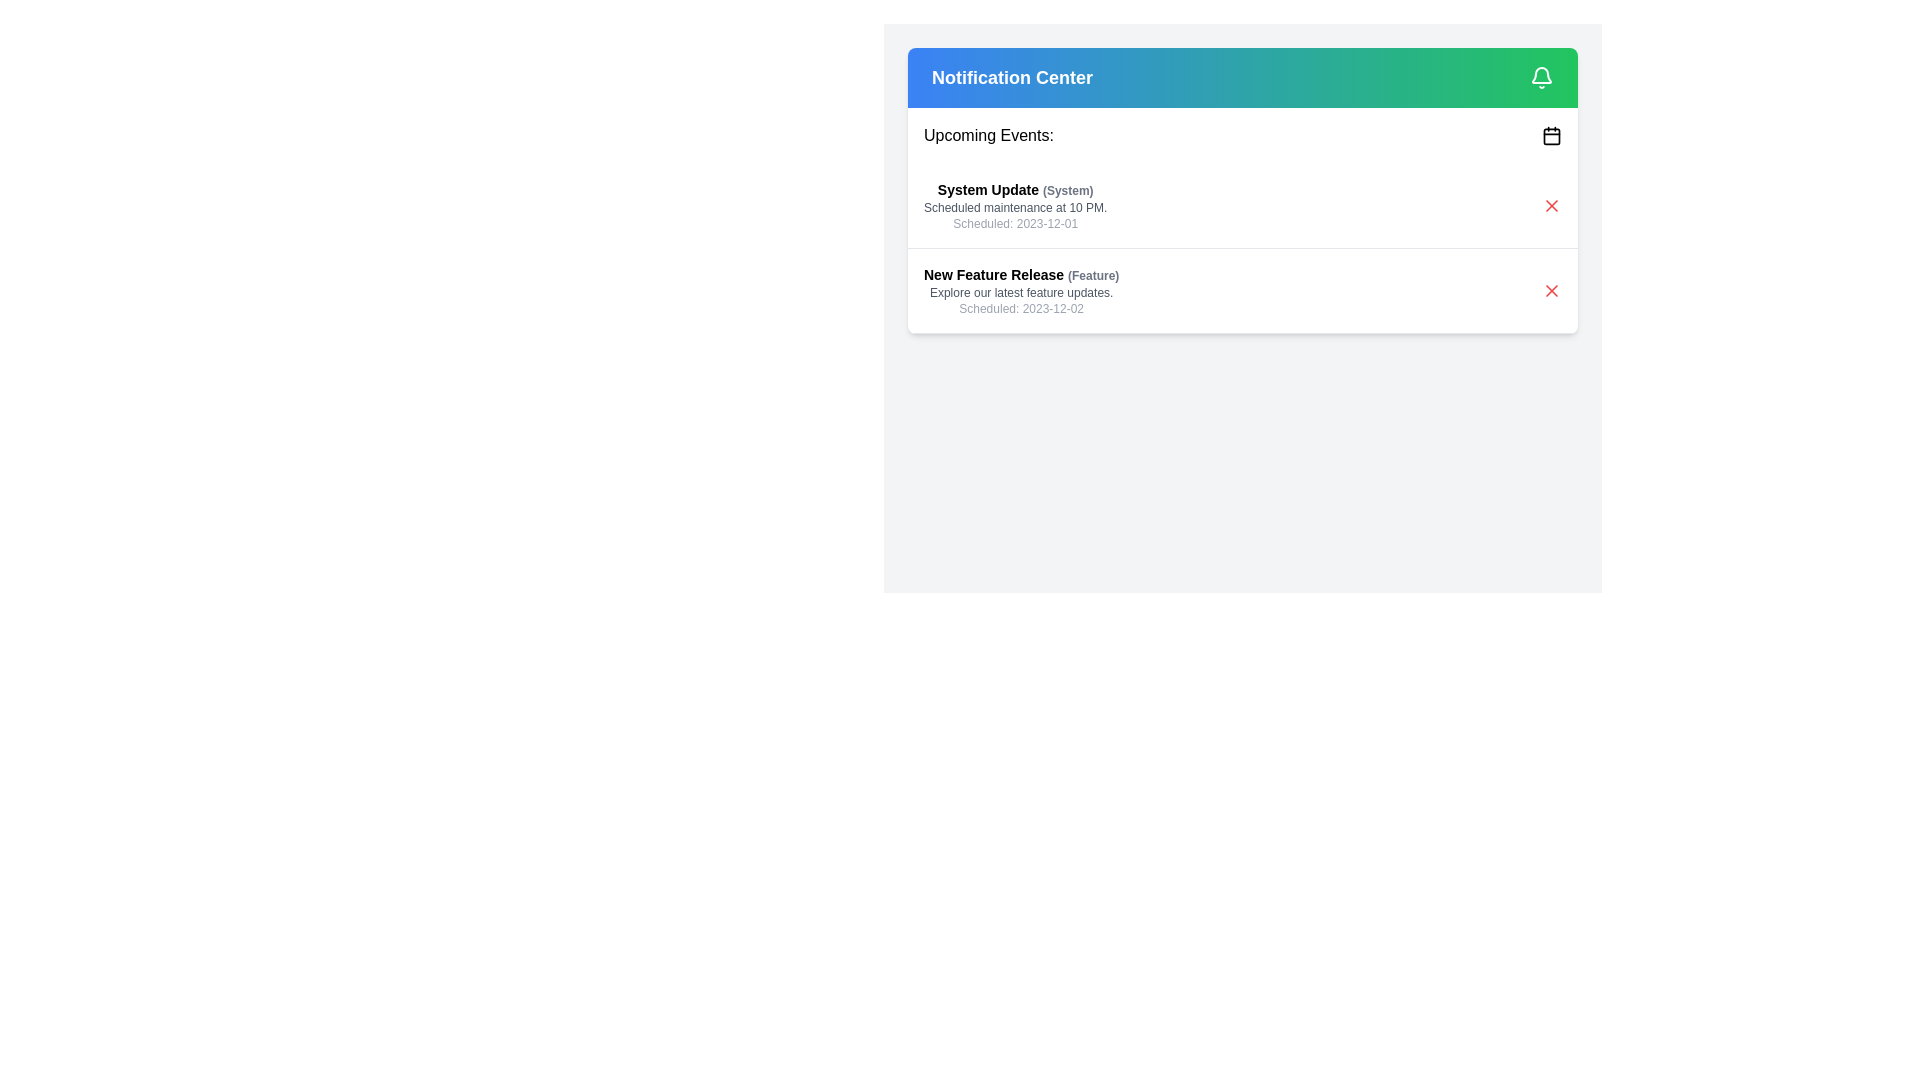  Describe the element at coordinates (1540, 76) in the screenshot. I see `the notification icon located on the right side of the 'Notification Center' section, which serves` at that location.